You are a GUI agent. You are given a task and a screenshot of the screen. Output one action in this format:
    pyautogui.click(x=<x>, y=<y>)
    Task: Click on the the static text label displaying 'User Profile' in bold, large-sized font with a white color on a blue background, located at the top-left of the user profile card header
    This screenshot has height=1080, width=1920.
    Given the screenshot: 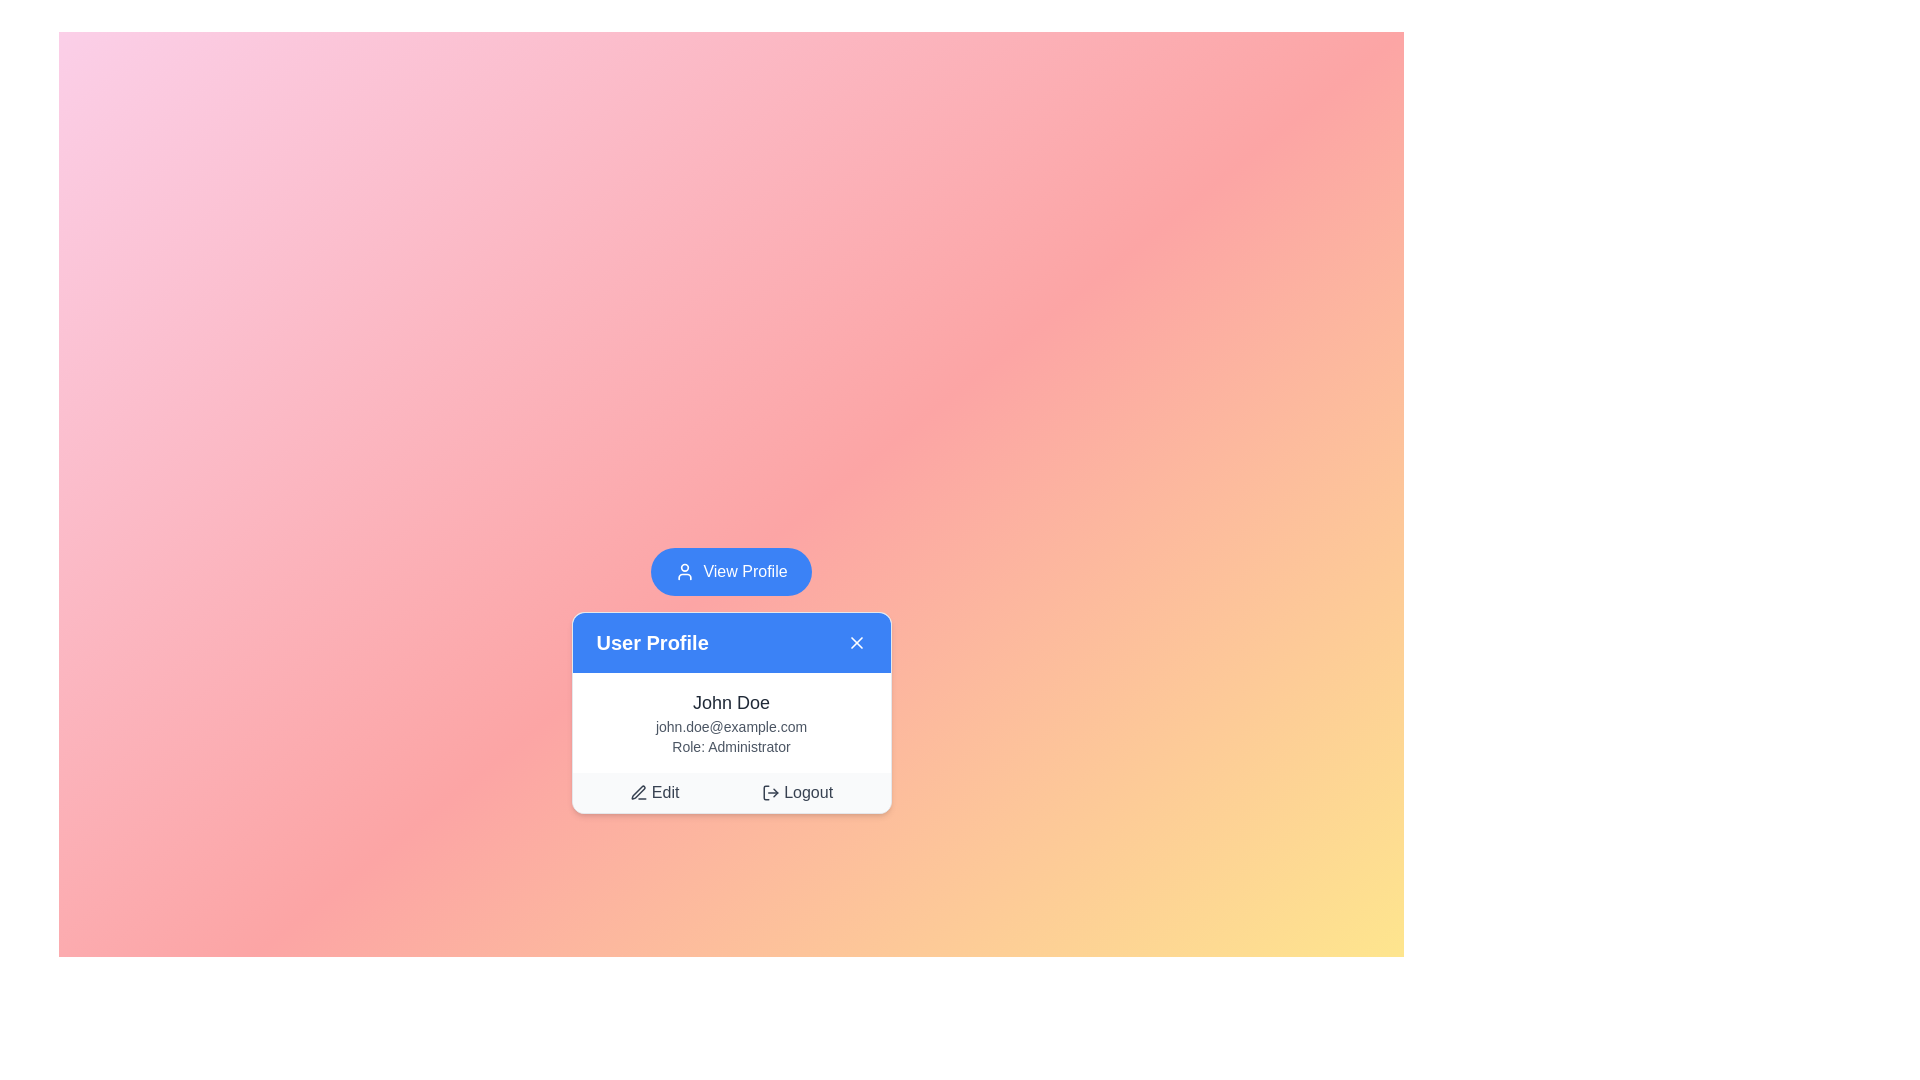 What is the action you would take?
    pyautogui.click(x=652, y=643)
    